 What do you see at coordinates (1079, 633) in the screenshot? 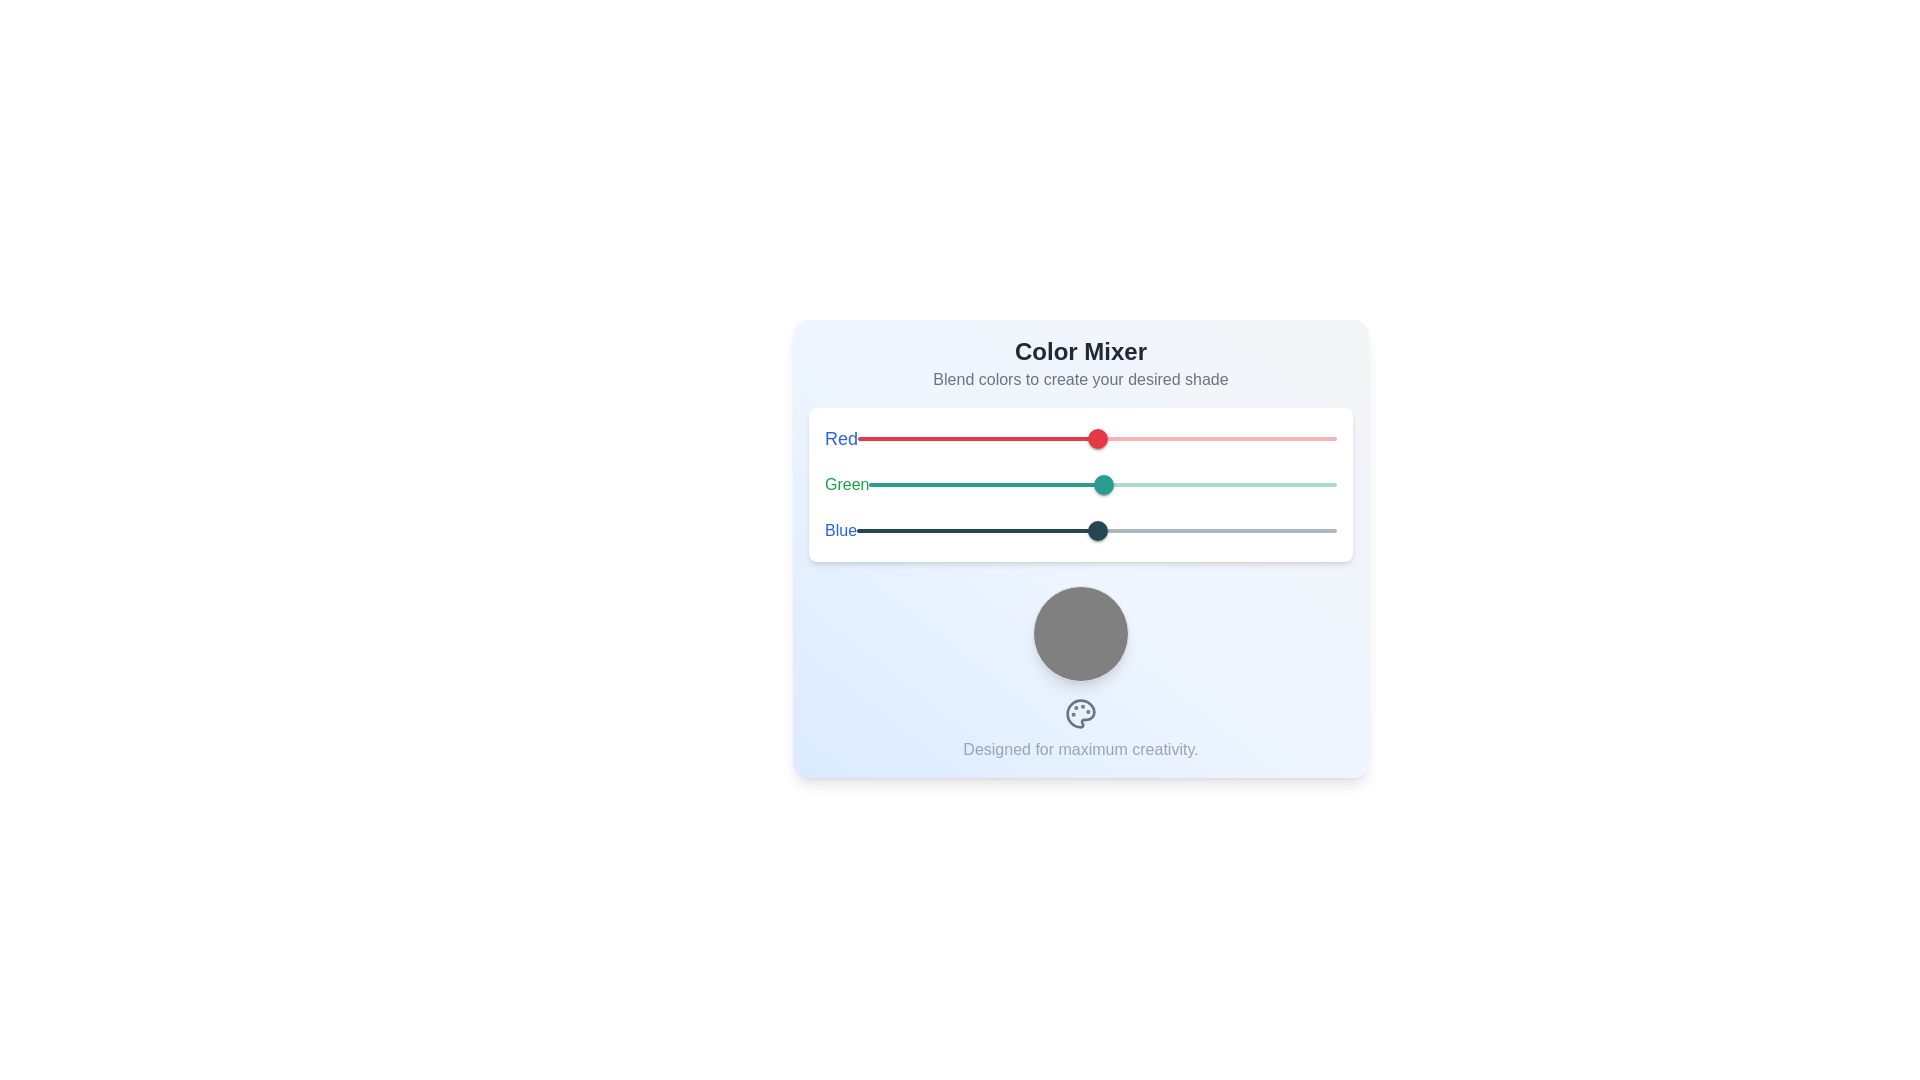
I see `the circular Color preview palette element, which is styled as a central gray circle with a shadow and border, located below the color sliders in the 'Color Mixer' interface` at bounding box center [1079, 633].